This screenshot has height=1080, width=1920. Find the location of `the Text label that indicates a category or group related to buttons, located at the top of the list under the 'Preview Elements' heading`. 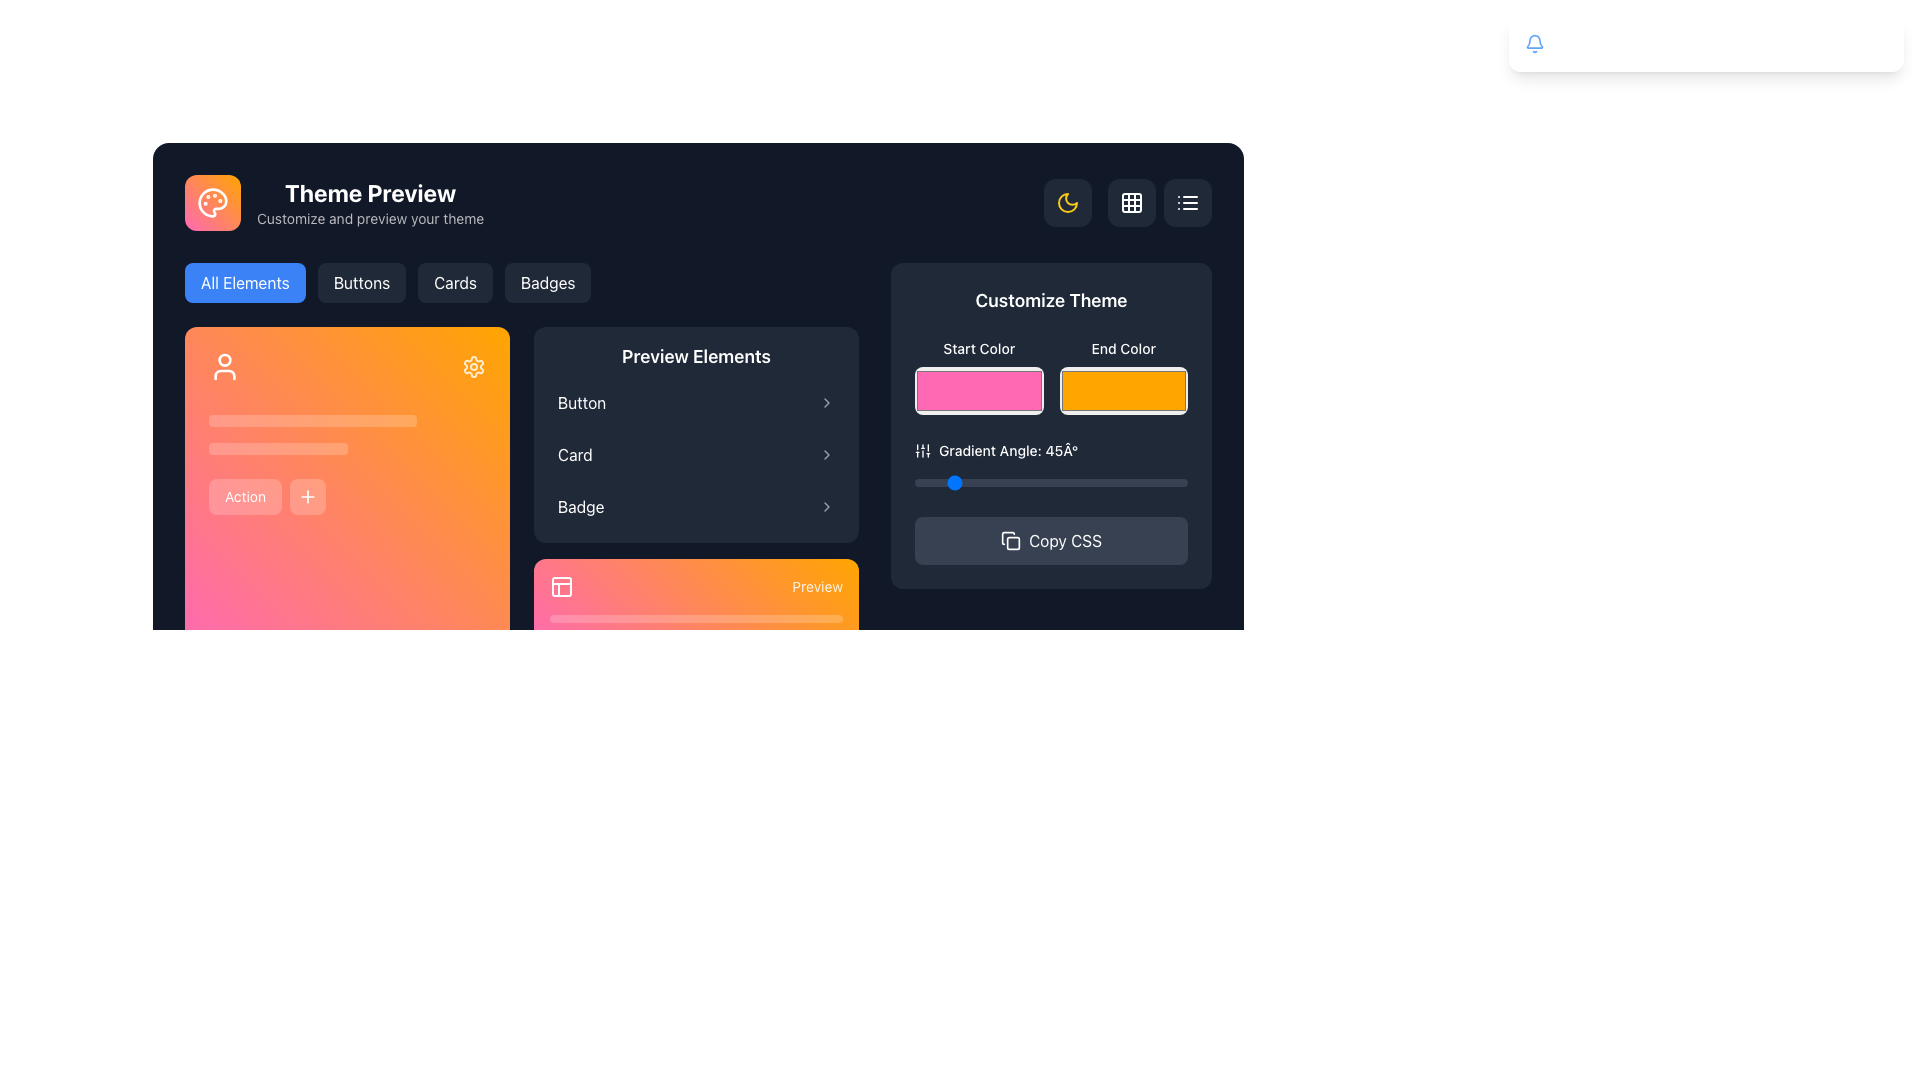

the Text label that indicates a category or group related to buttons, located at the top of the list under the 'Preview Elements' heading is located at coordinates (581, 402).